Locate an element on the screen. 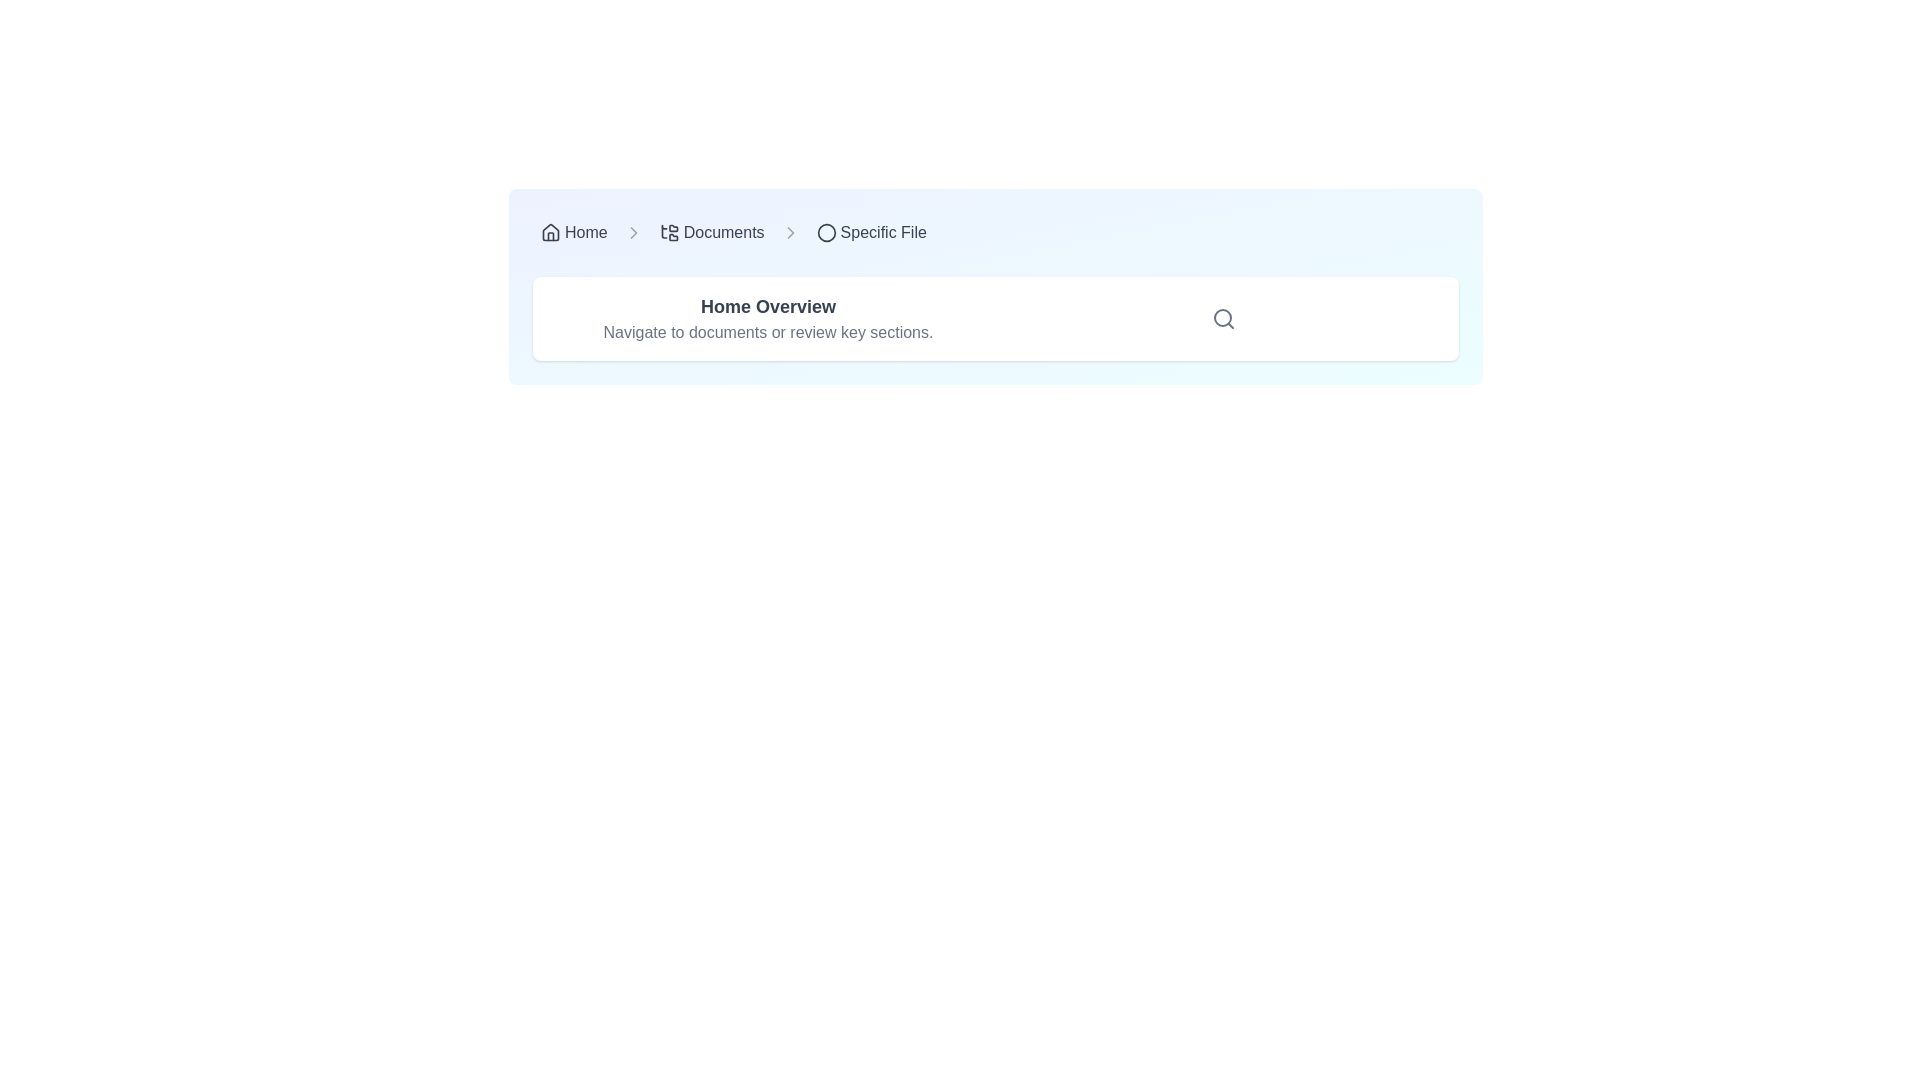 The width and height of the screenshot is (1920, 1080). the 'Documents' clickable navigation link, which includes a folder tree icon and bold text is located at coordinates (712, 231).